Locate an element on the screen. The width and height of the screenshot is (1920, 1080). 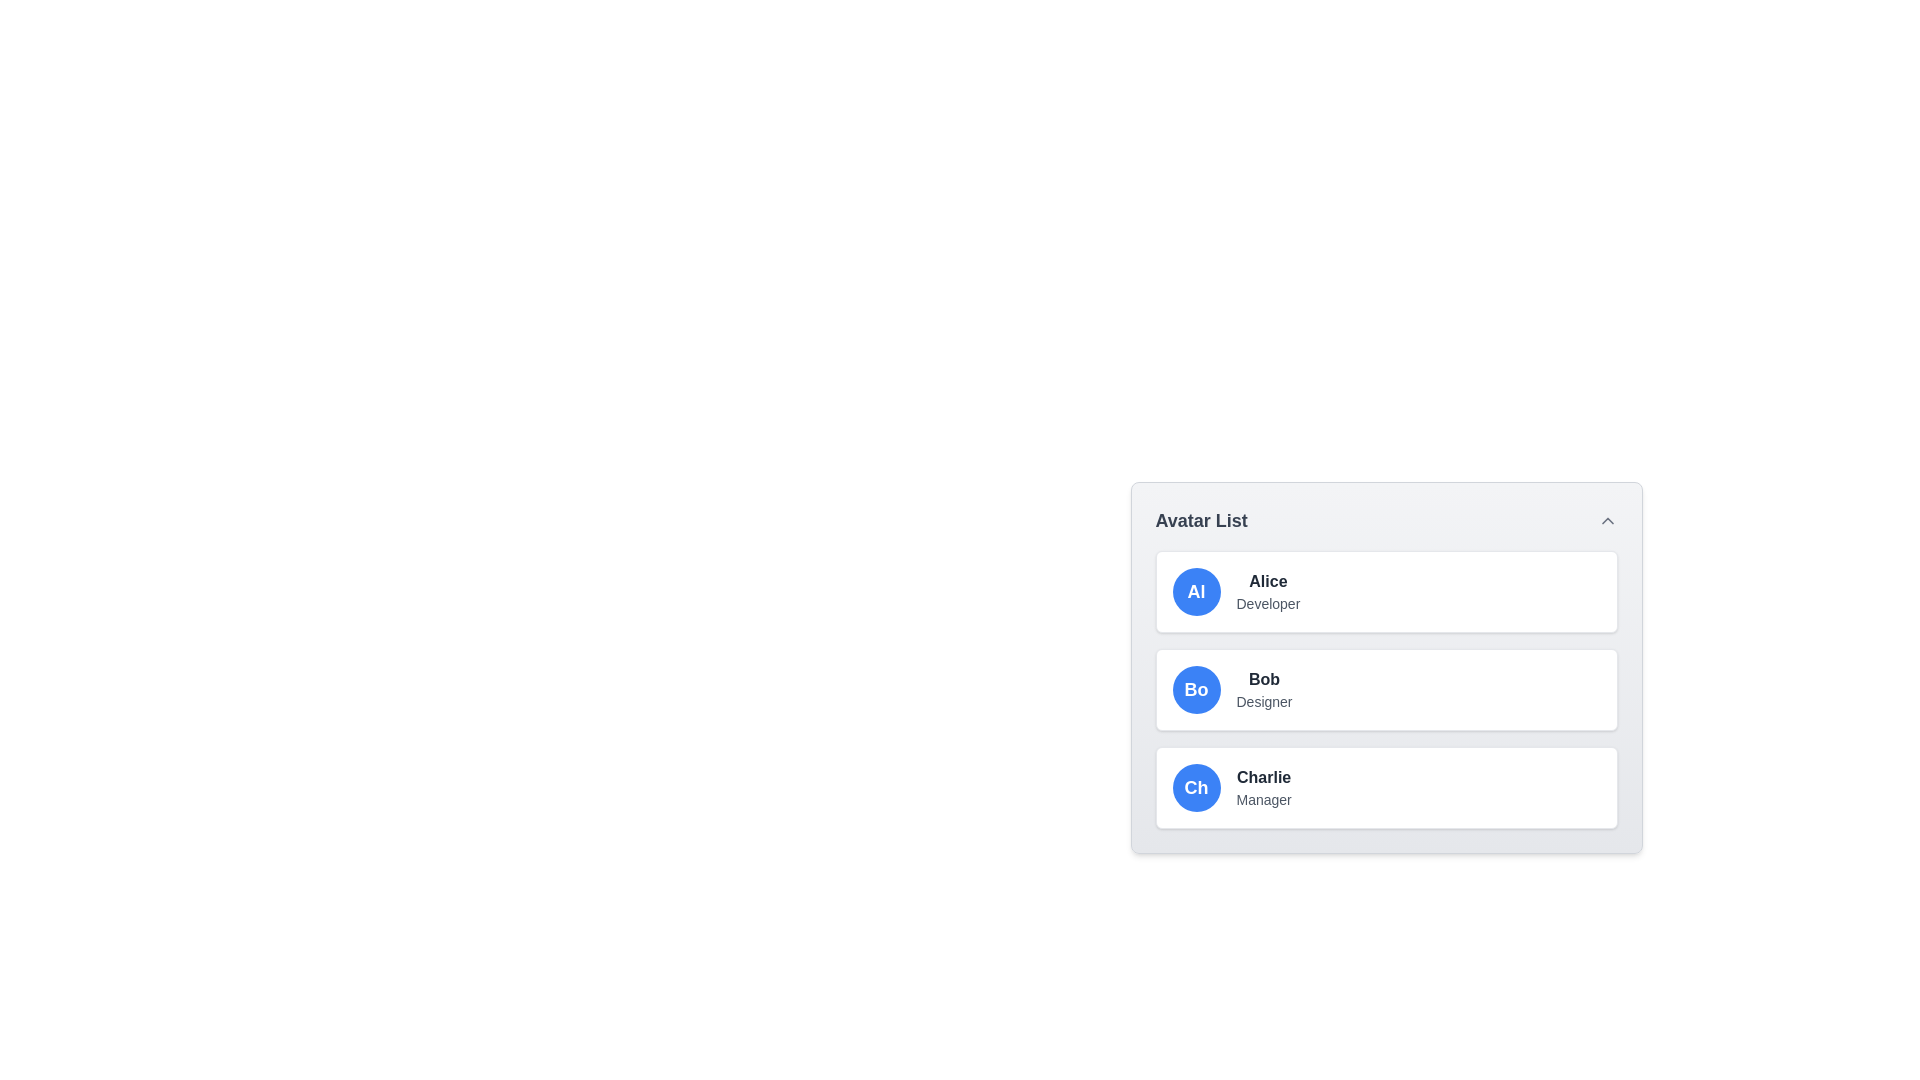
the upward-pointing triangular button (chevron) located to the far right of the 'Avatar List' heading for interaction feedback is located at coordinates (1607, 519).